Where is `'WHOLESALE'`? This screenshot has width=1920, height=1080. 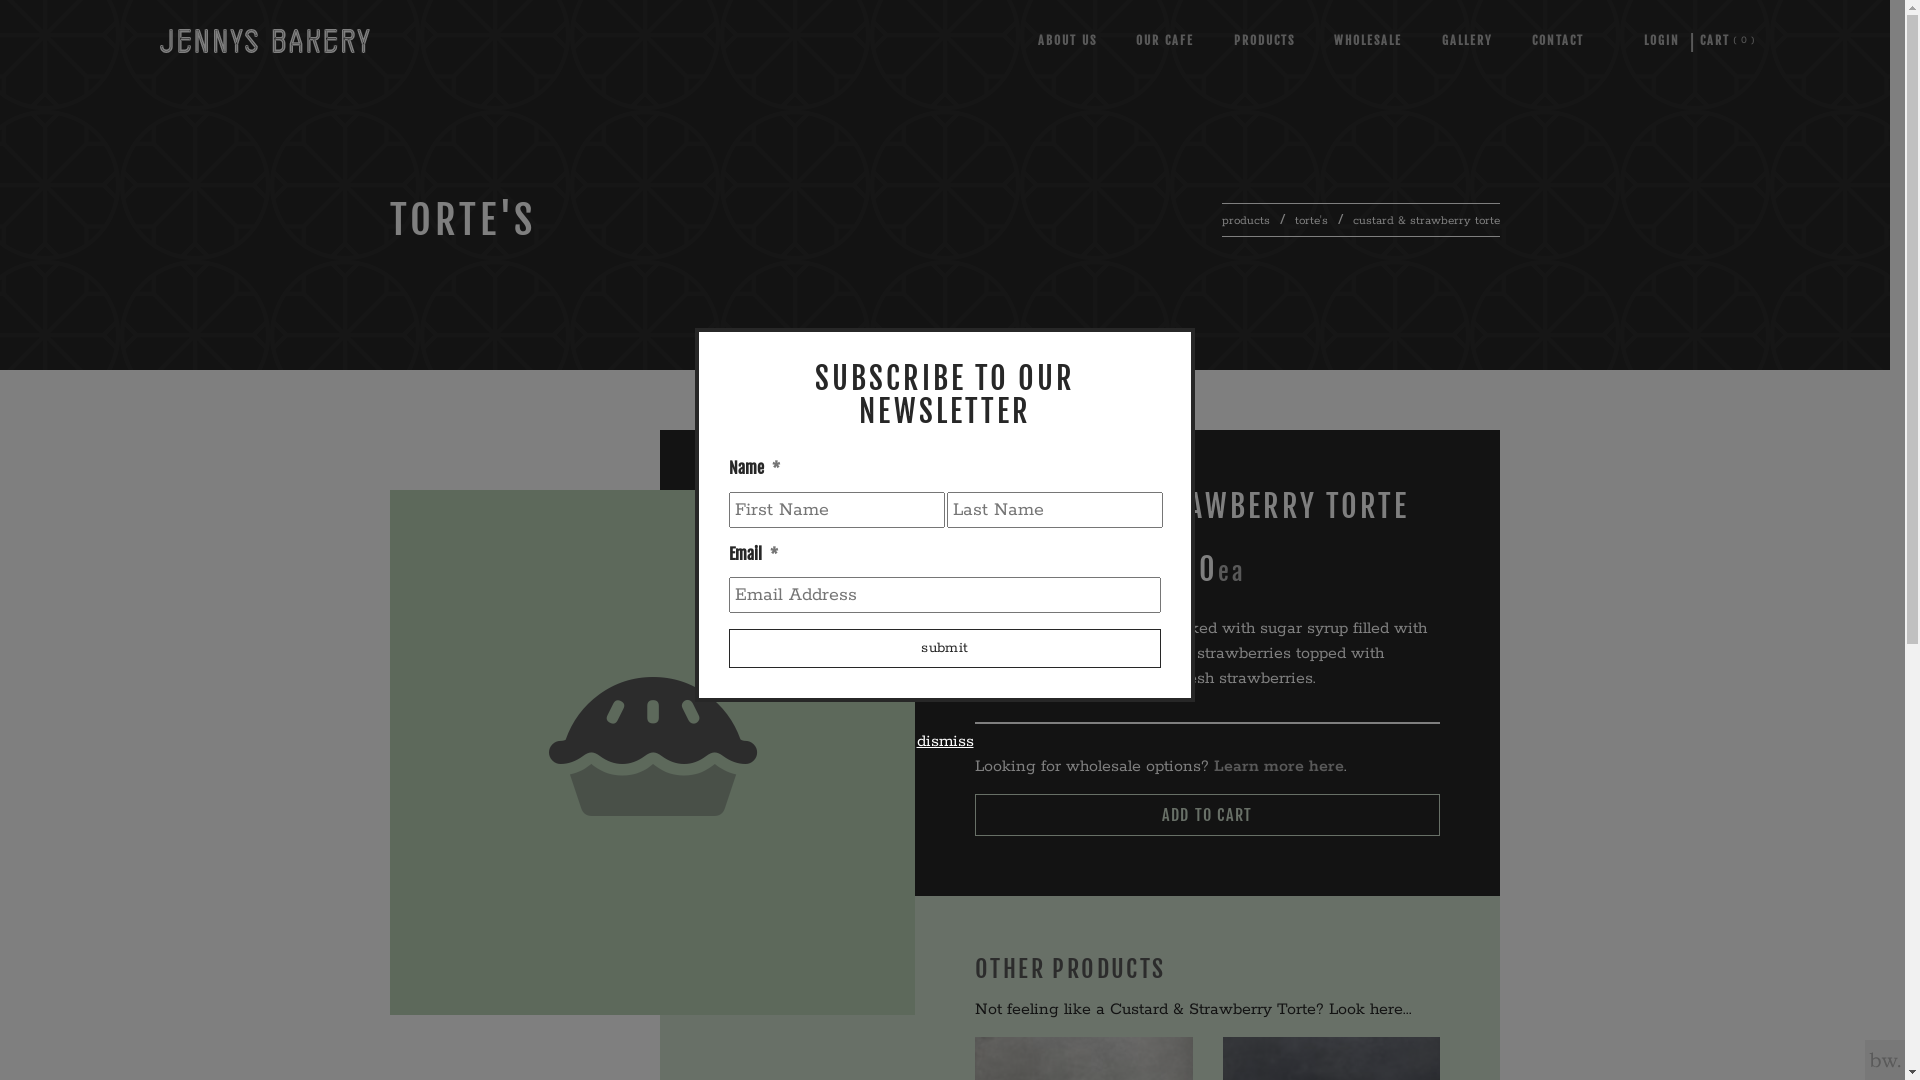
'WHOLESALE' is located at coordinates (1367, 40).